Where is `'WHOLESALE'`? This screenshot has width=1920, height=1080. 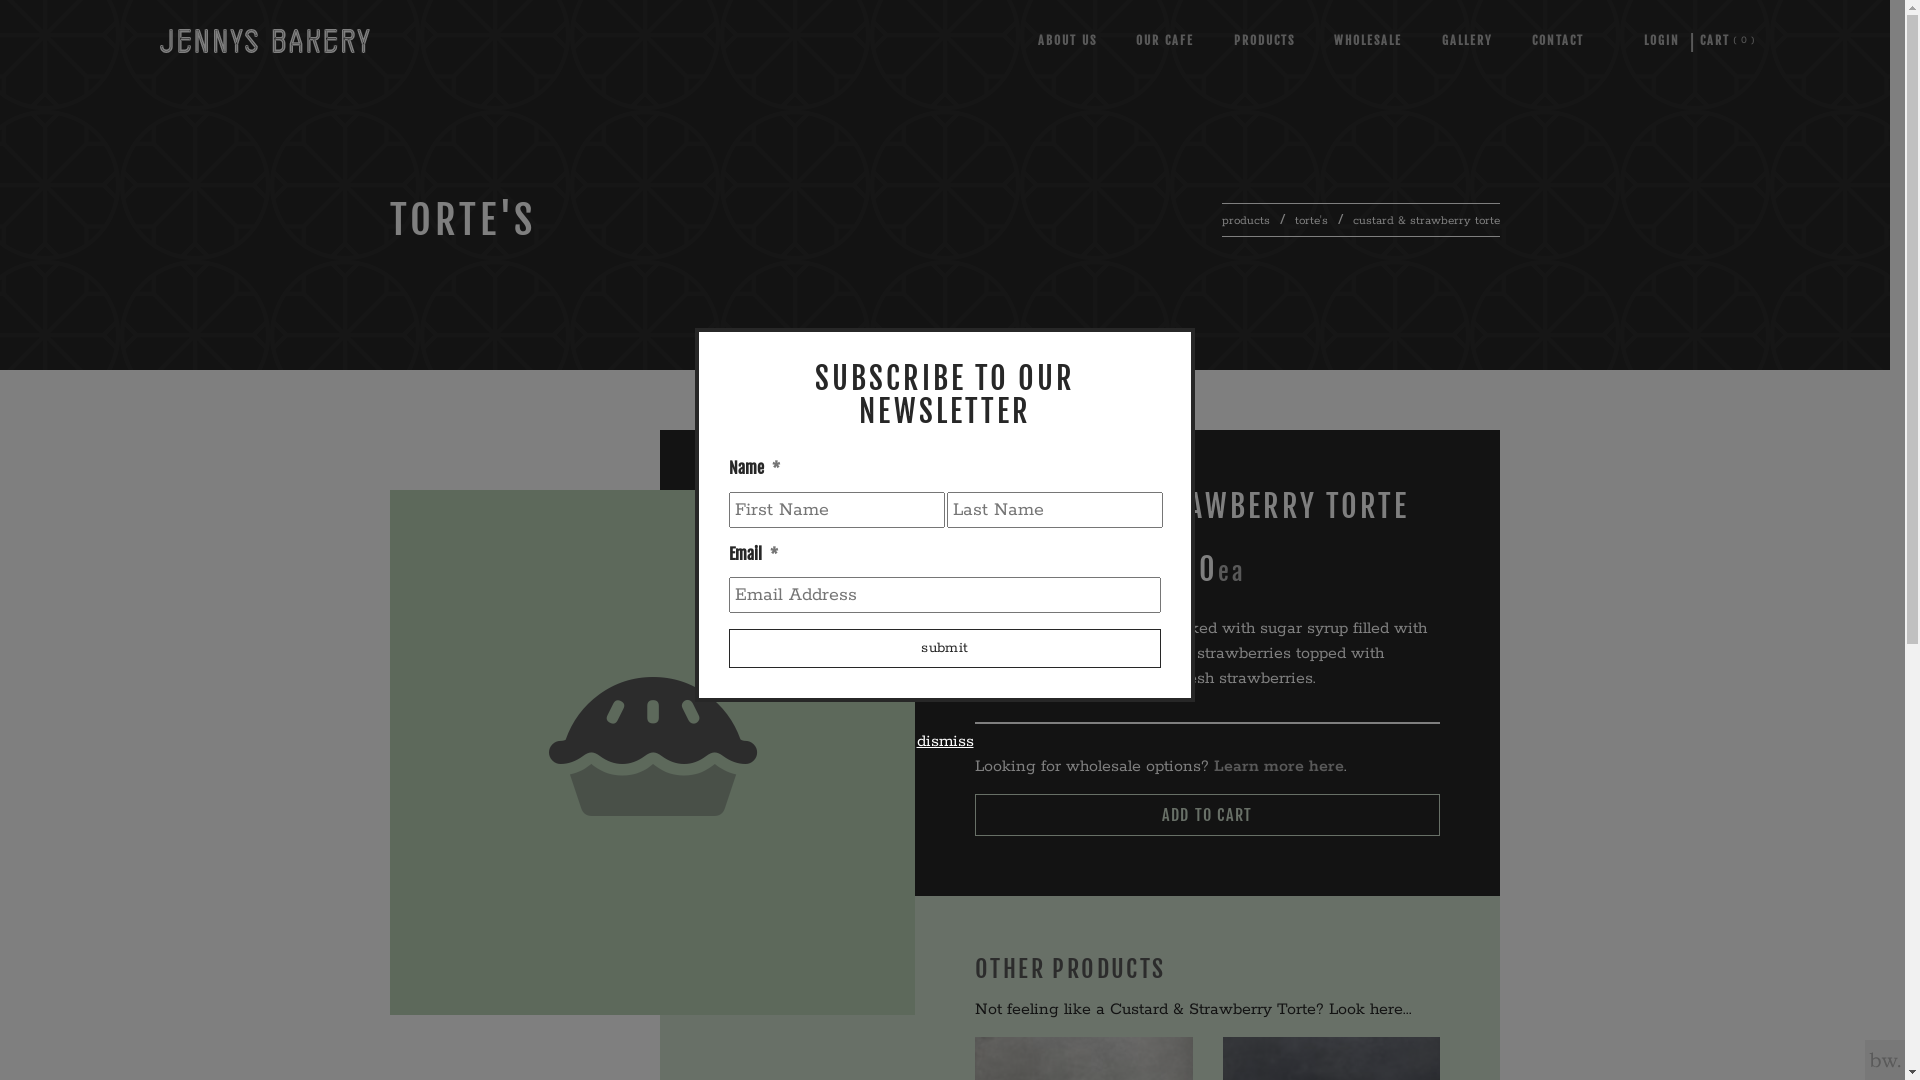
'WHOLESALE' is located at coordinates (1367, 40).